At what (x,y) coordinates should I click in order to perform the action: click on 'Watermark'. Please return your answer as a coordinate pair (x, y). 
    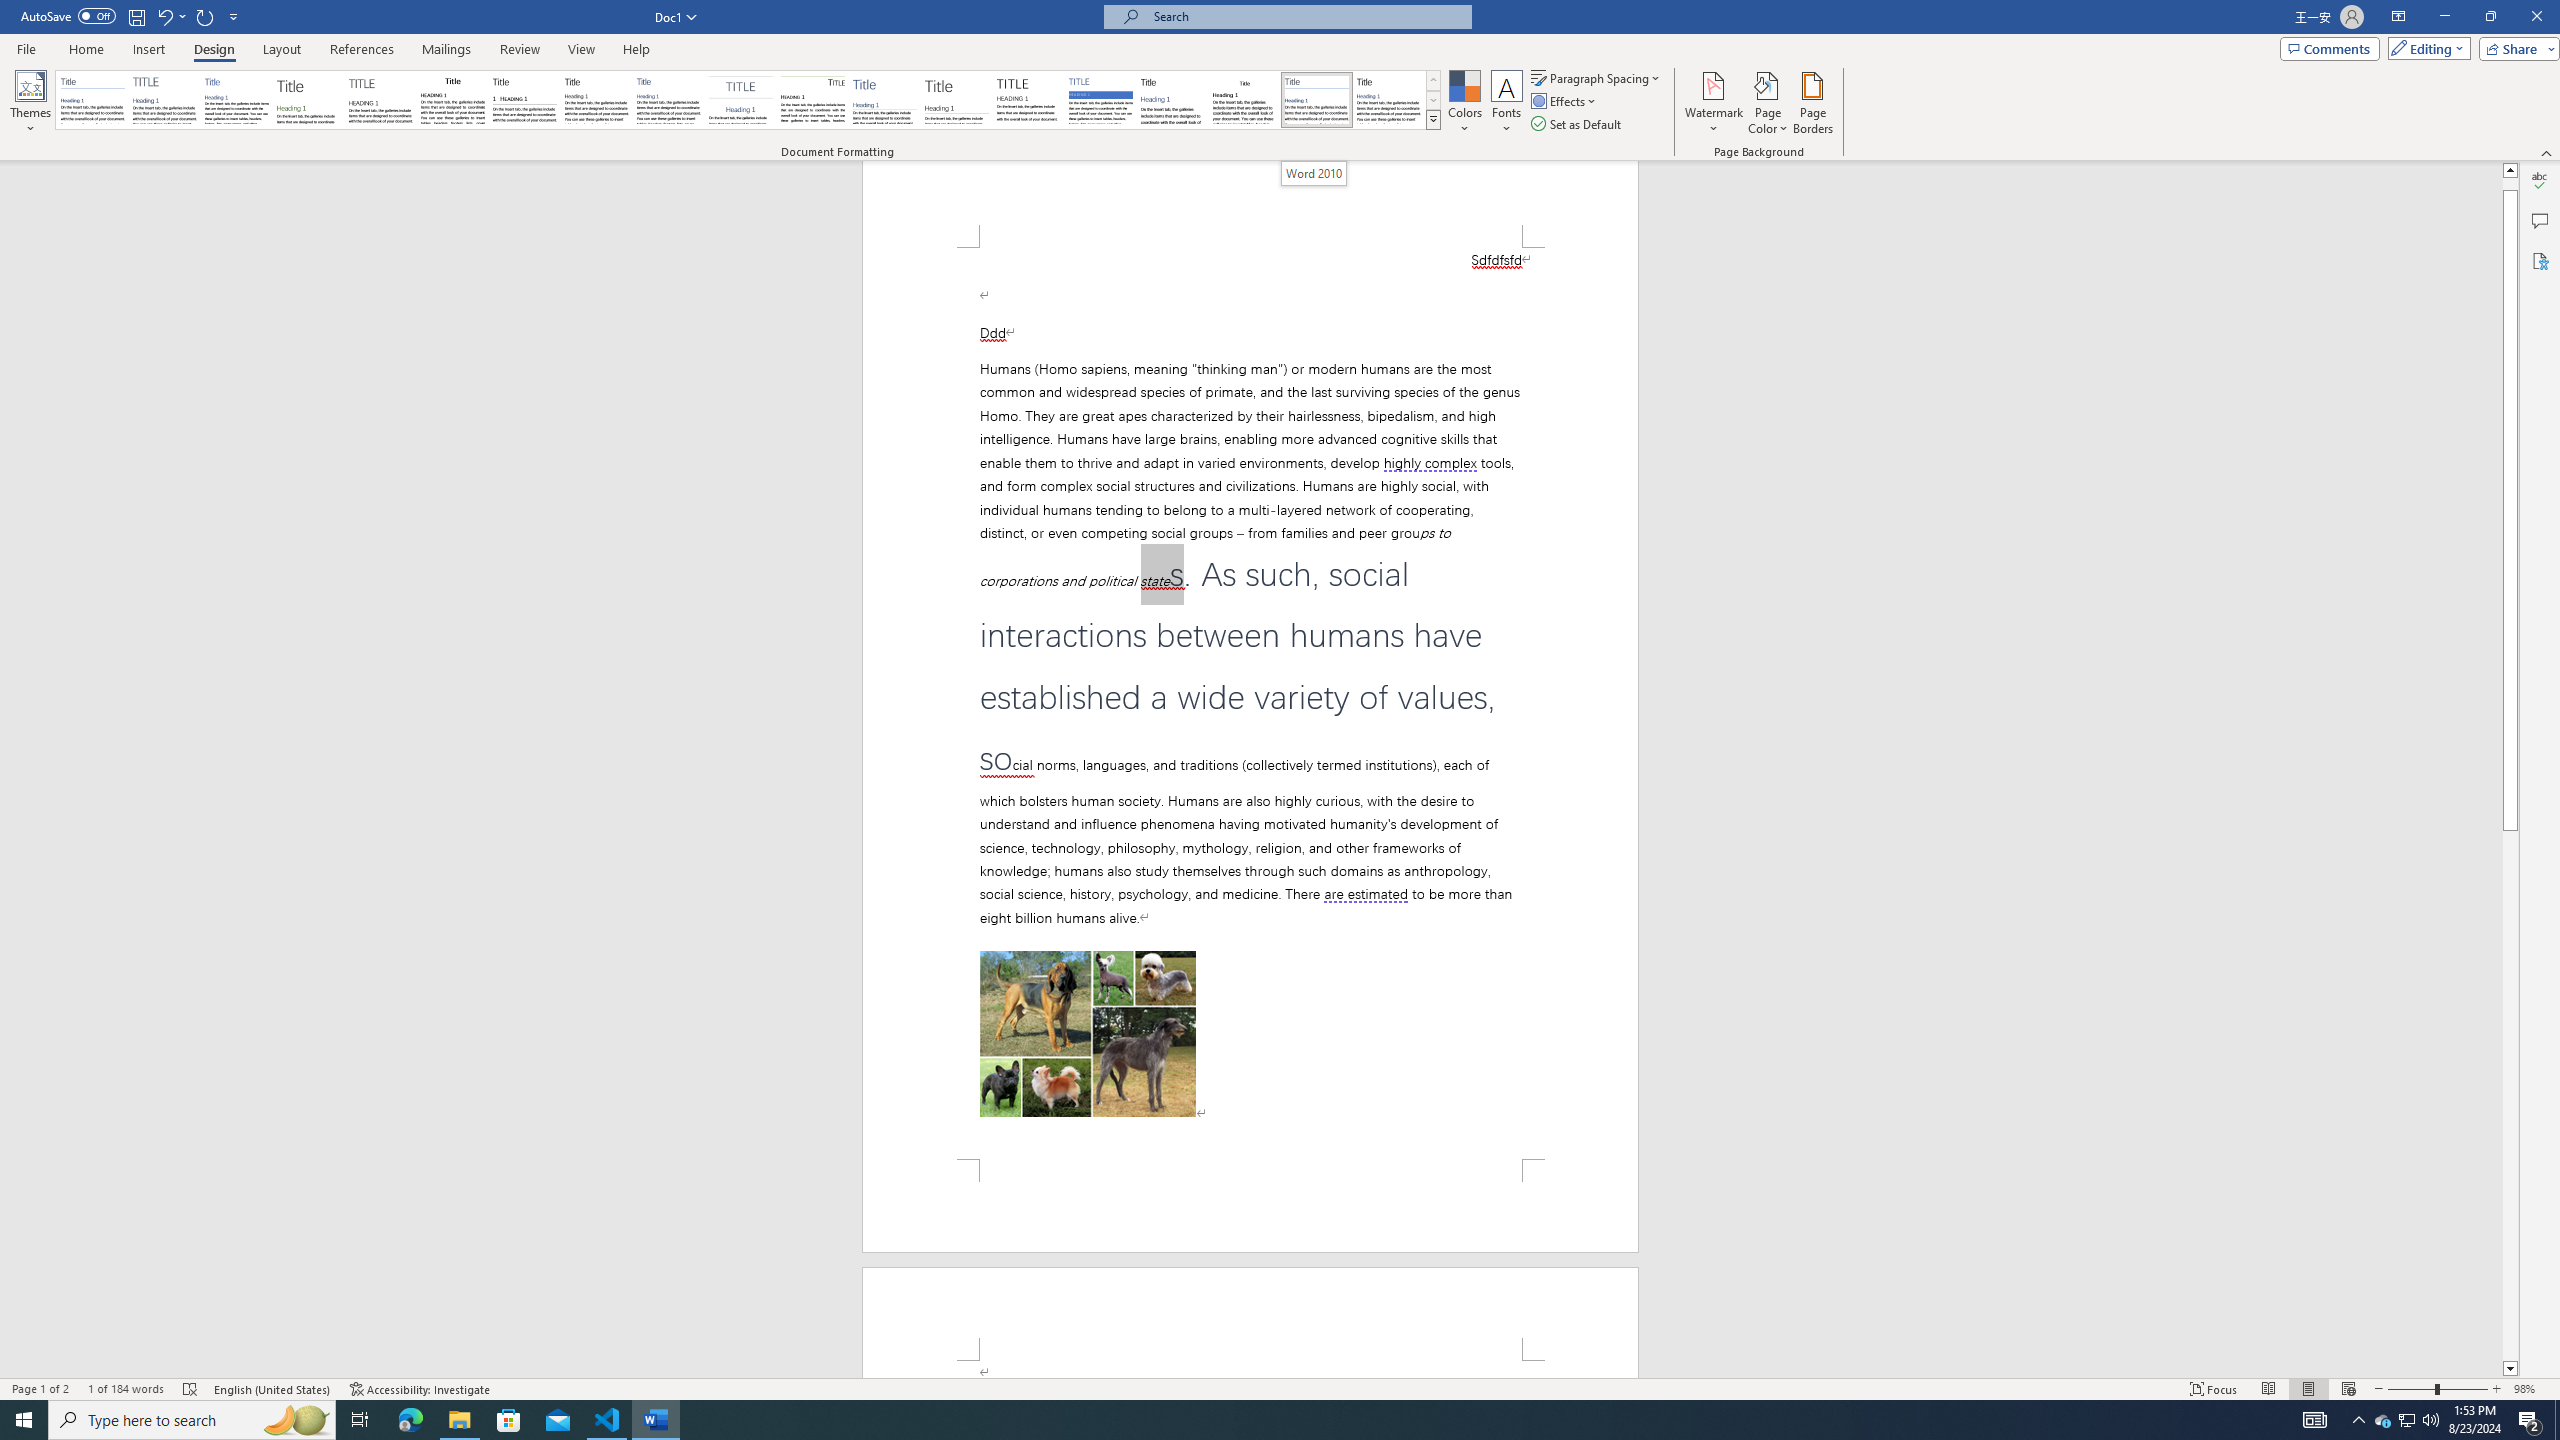
    Looking at the image, I should click on (1712, 103).